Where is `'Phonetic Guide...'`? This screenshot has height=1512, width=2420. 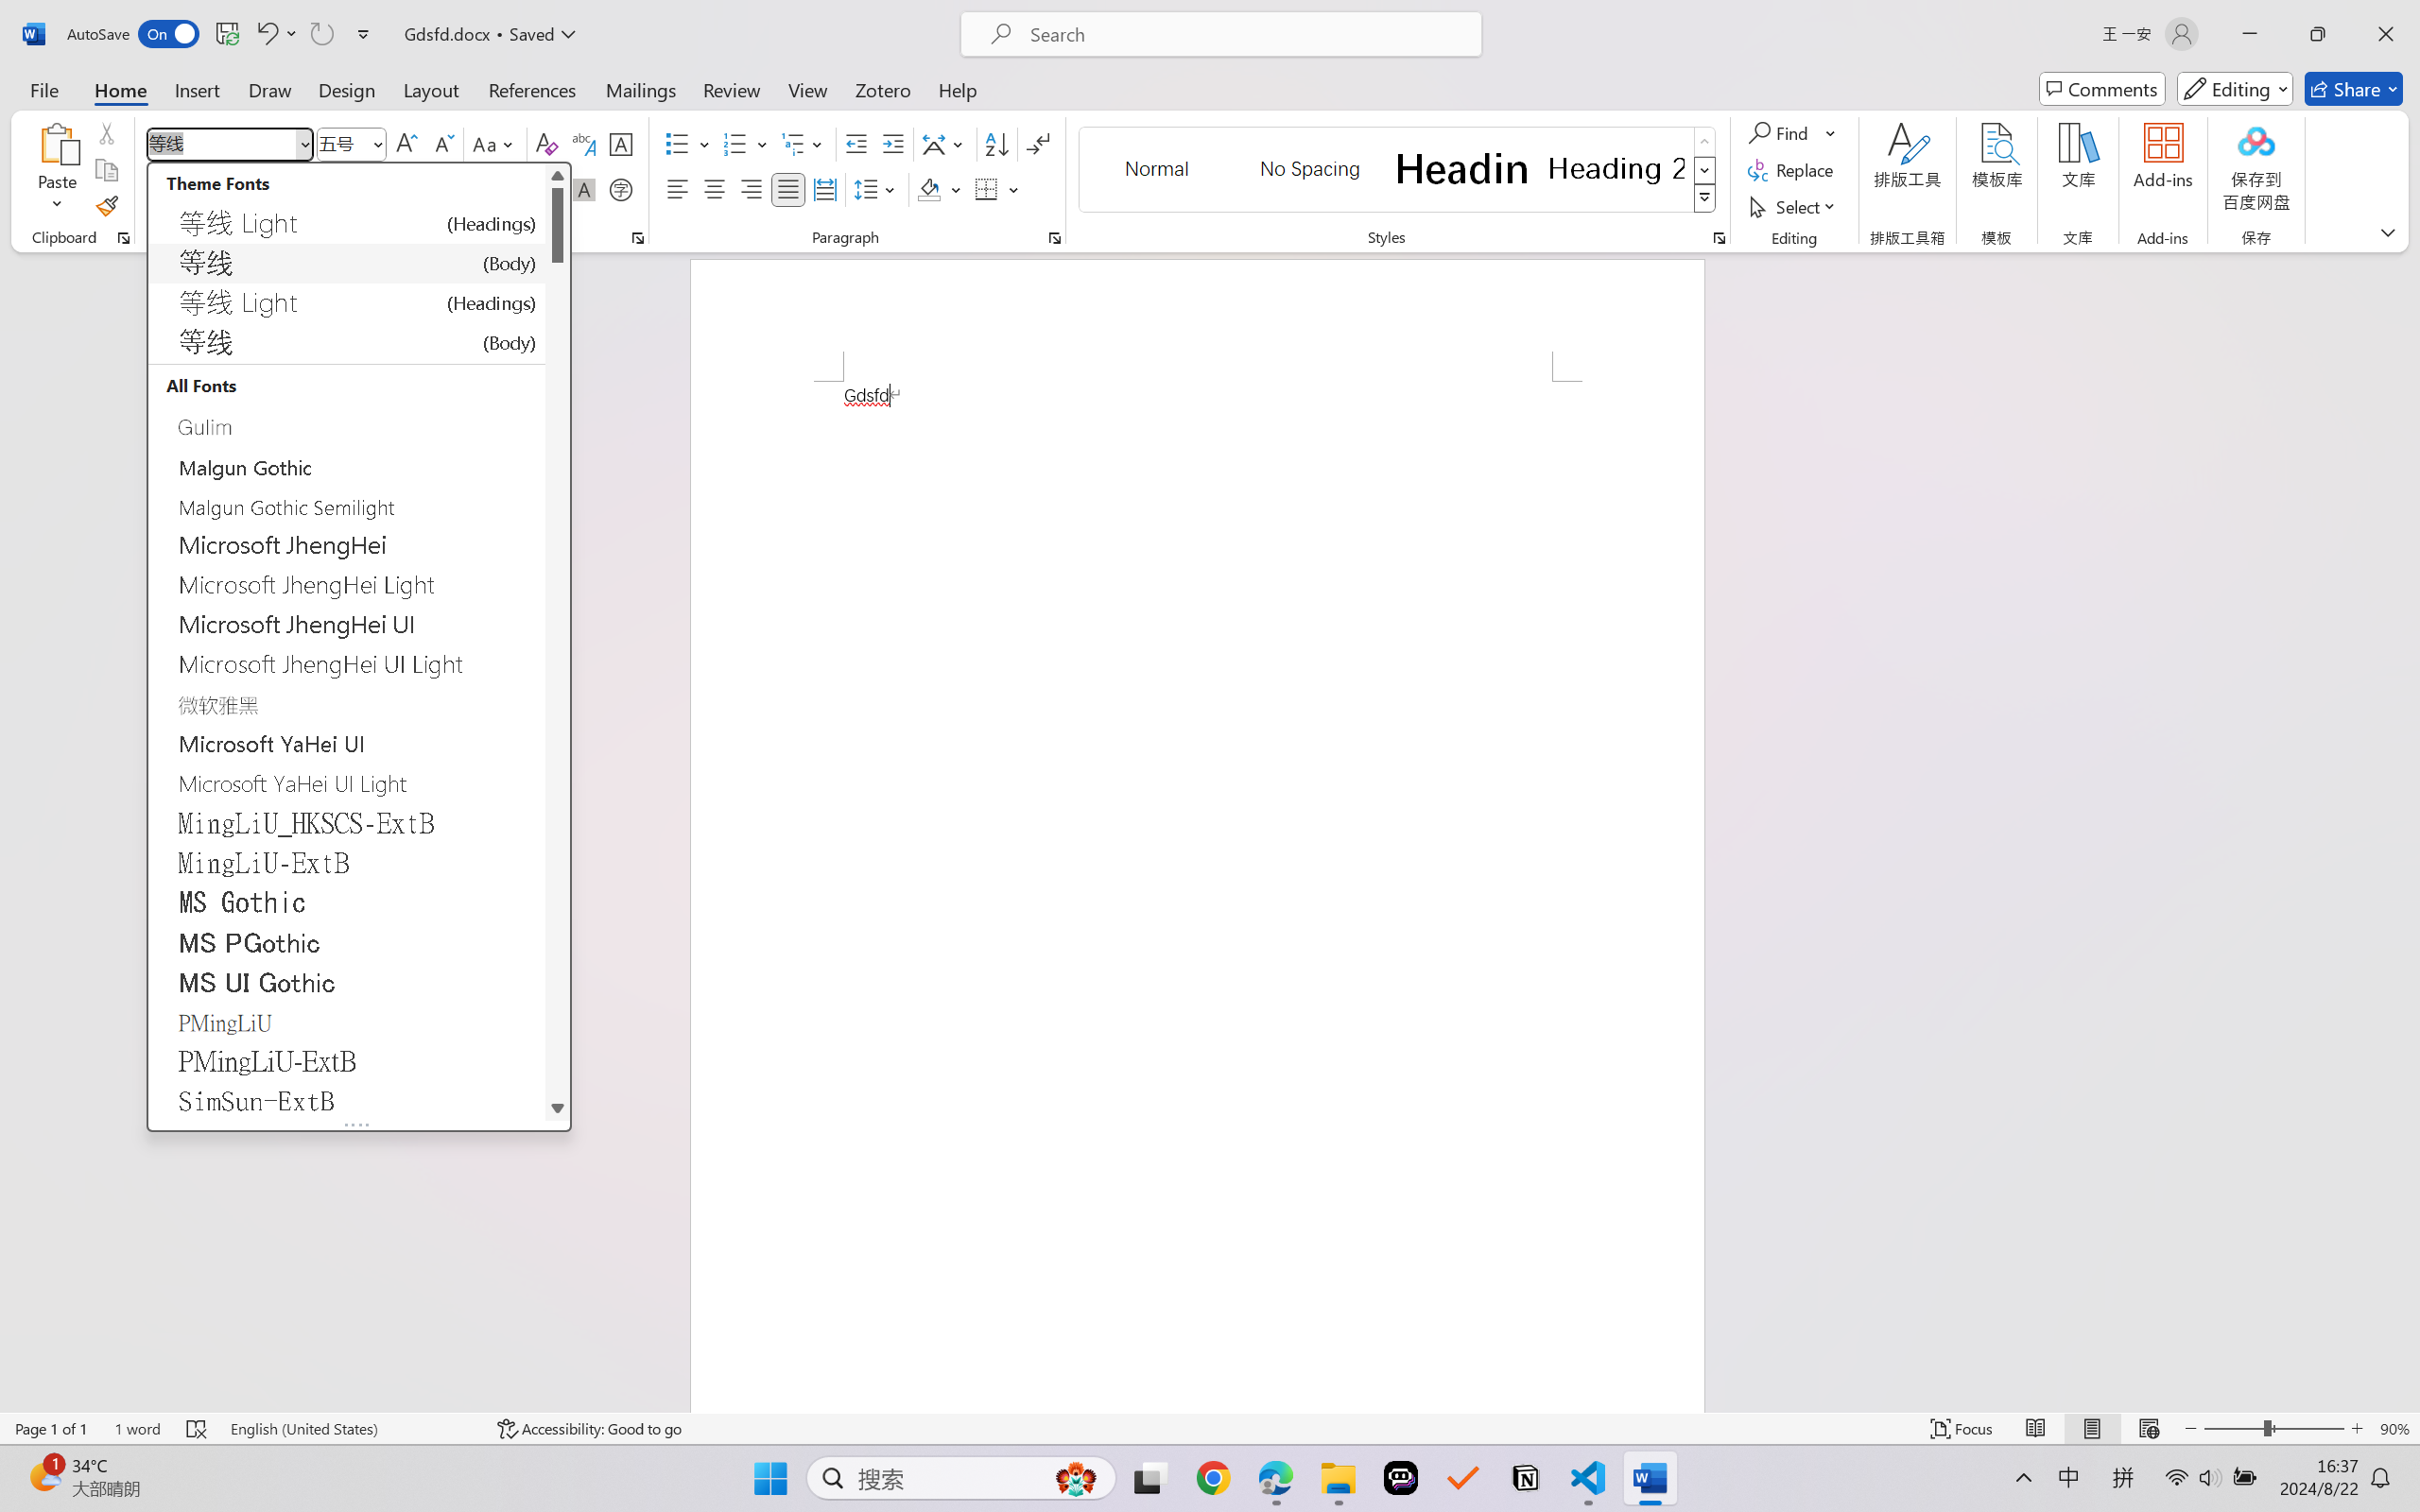
'Phonetic Guide...' is located at coordinates (581, 144).